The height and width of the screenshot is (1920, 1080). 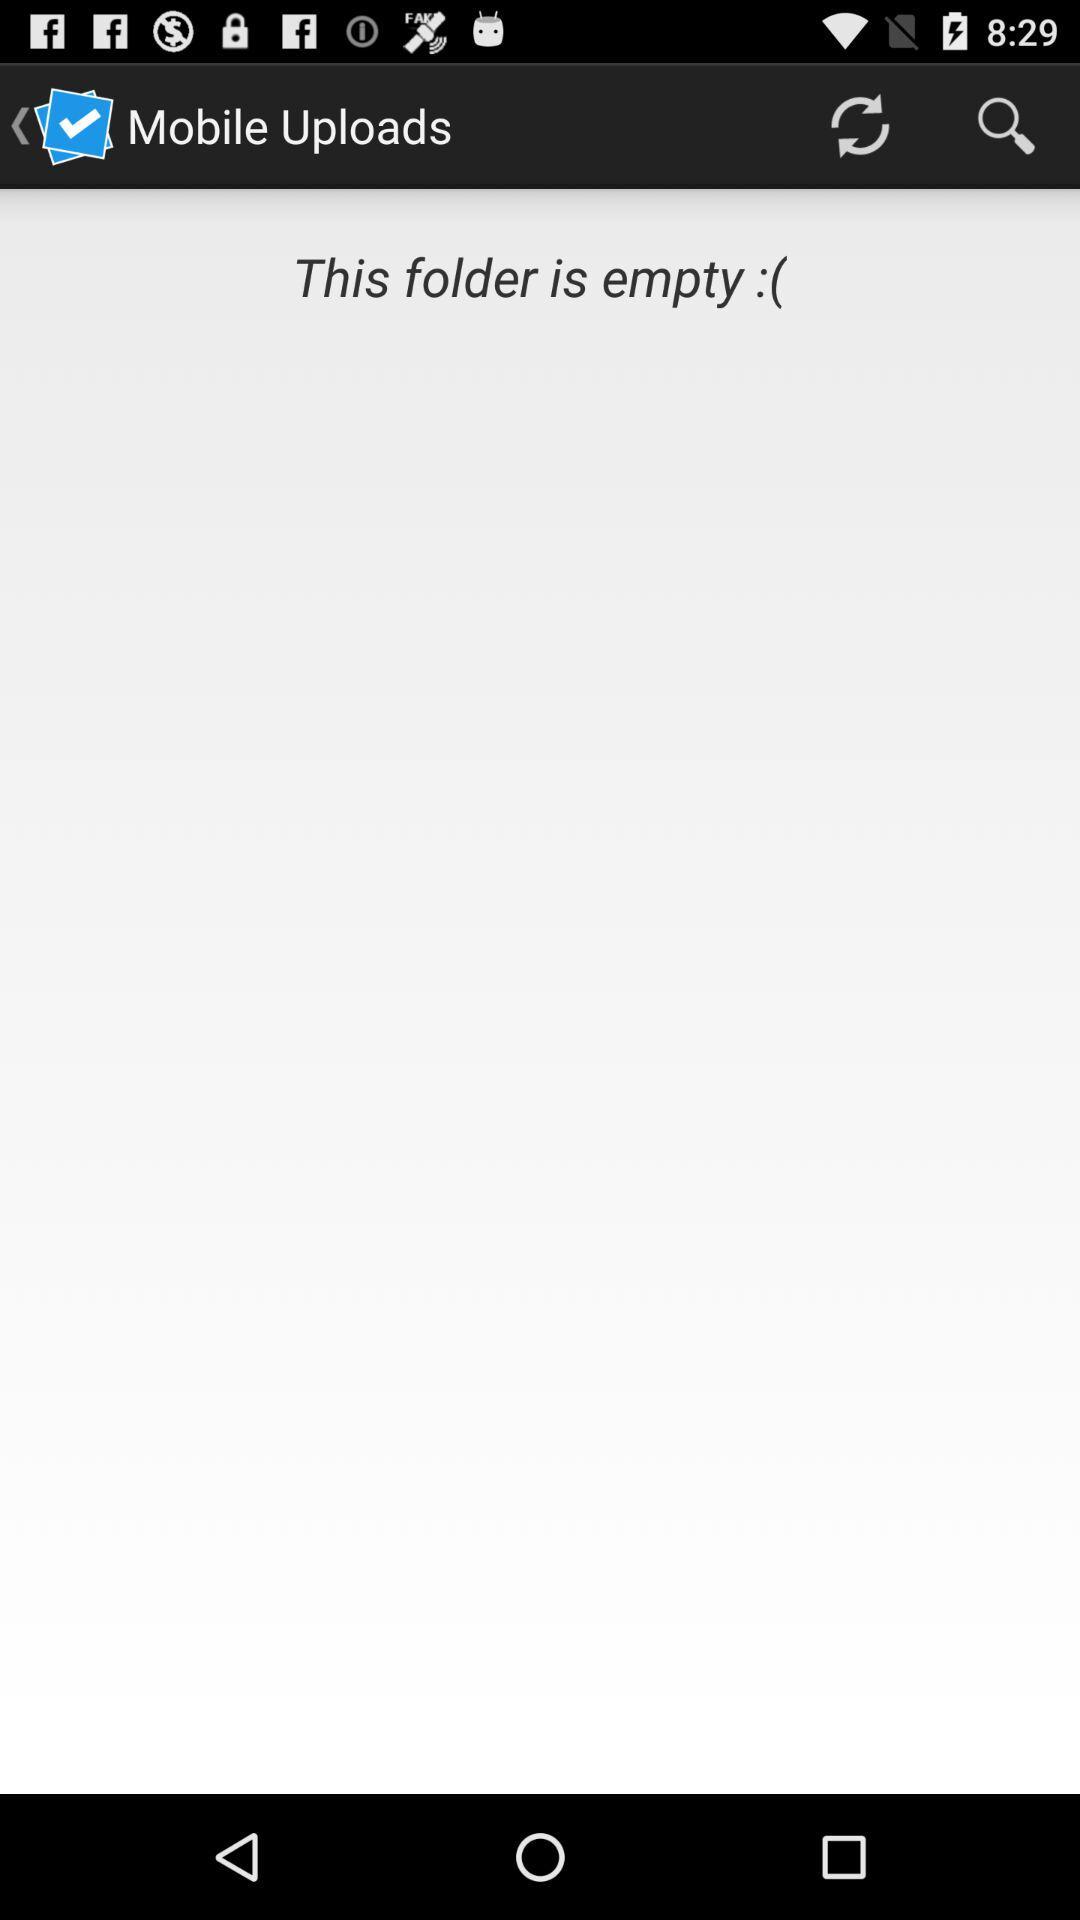 What do you see at coordinates (858, 124) in the screenshot?
I see `the app above this folder is item` at bounding box center [858, 124].